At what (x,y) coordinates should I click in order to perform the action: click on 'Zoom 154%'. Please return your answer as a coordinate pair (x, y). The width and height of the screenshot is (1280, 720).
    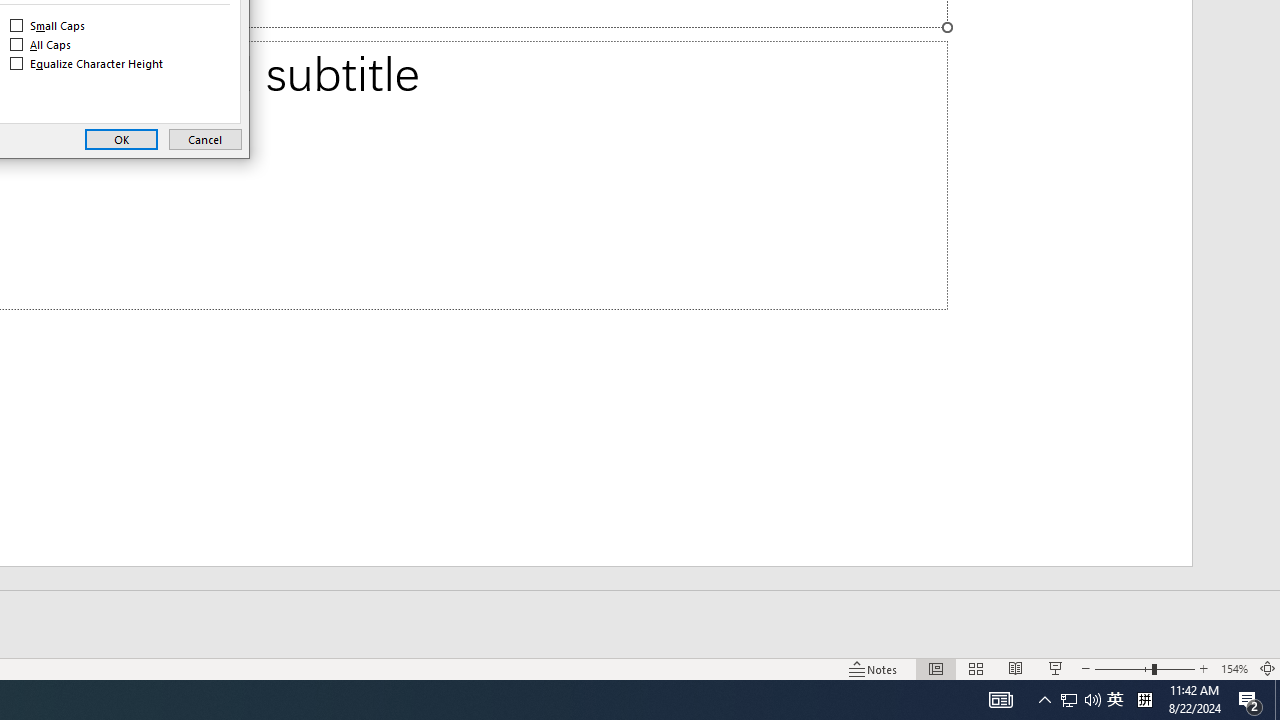
    Looking at the image, I should click on (1250, 698).